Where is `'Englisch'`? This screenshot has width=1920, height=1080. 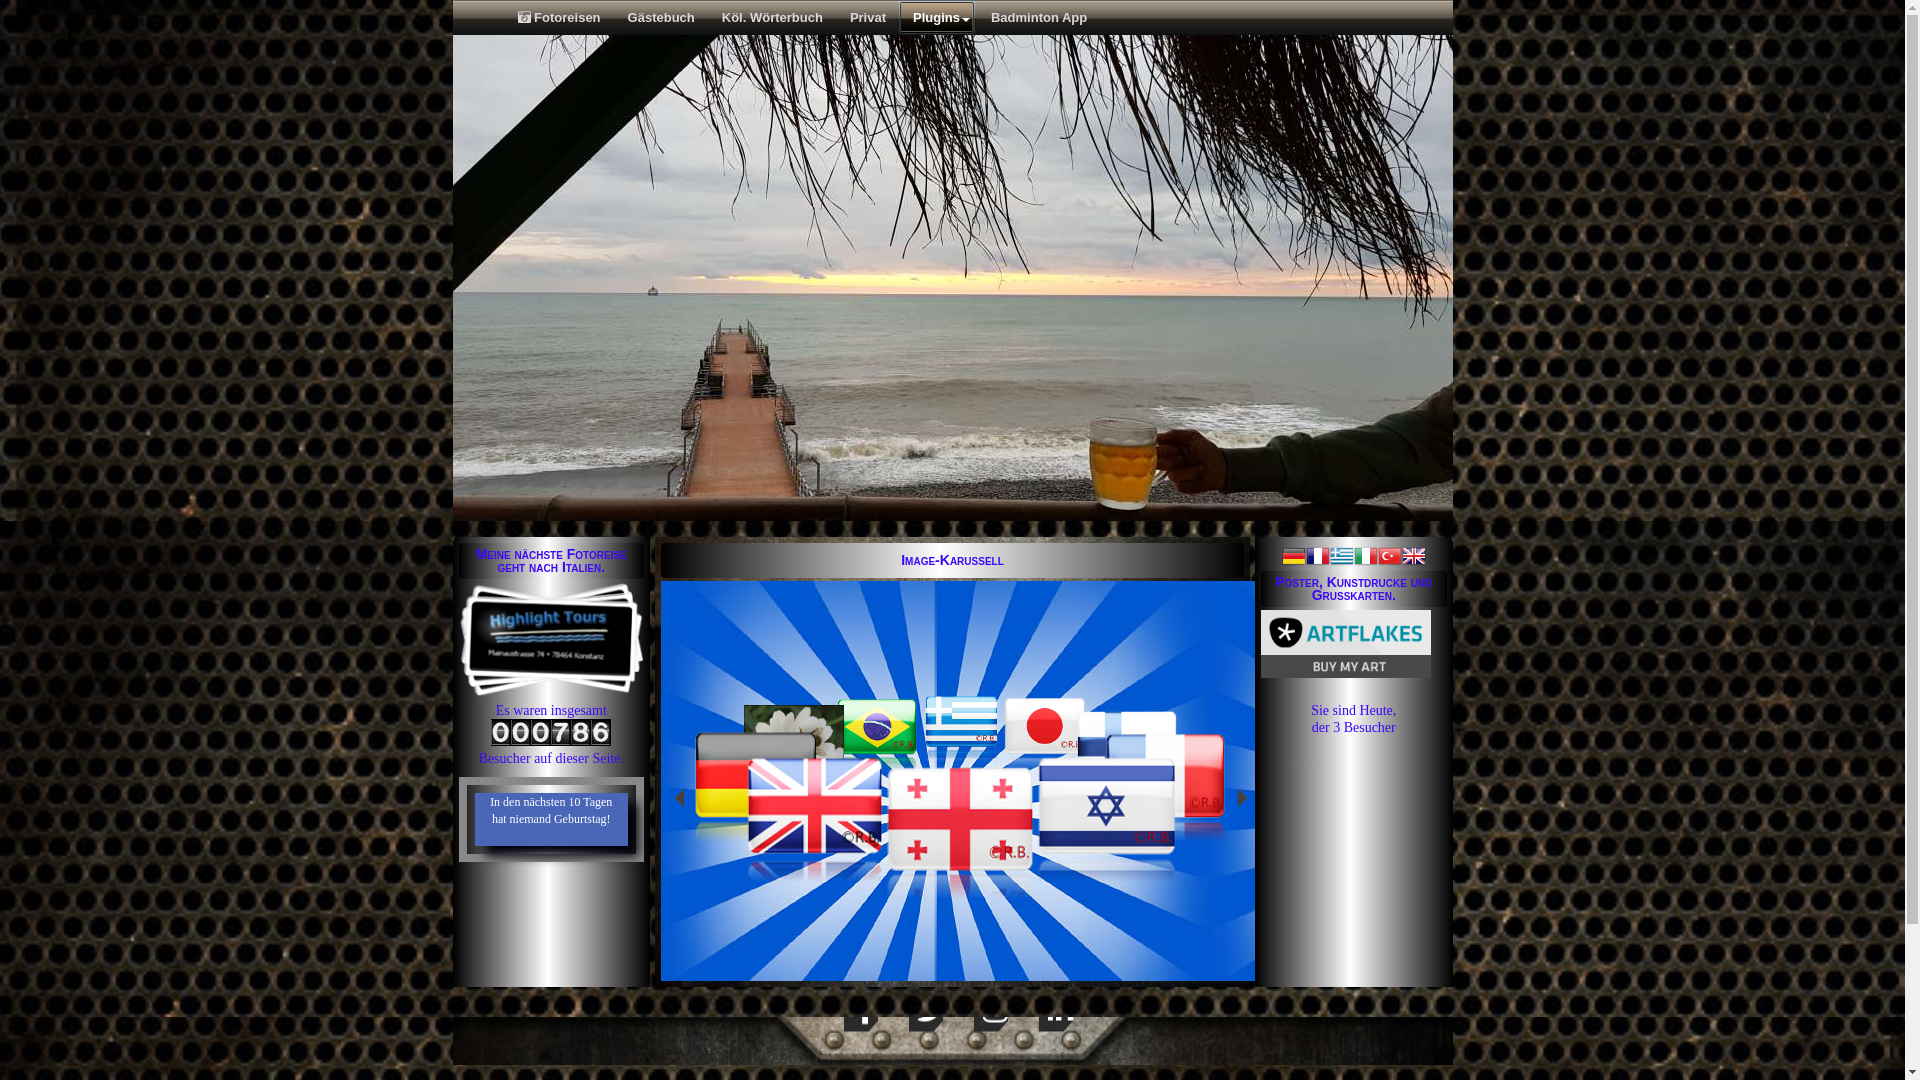 'Englisch' is located at coordinates (1413, 559).